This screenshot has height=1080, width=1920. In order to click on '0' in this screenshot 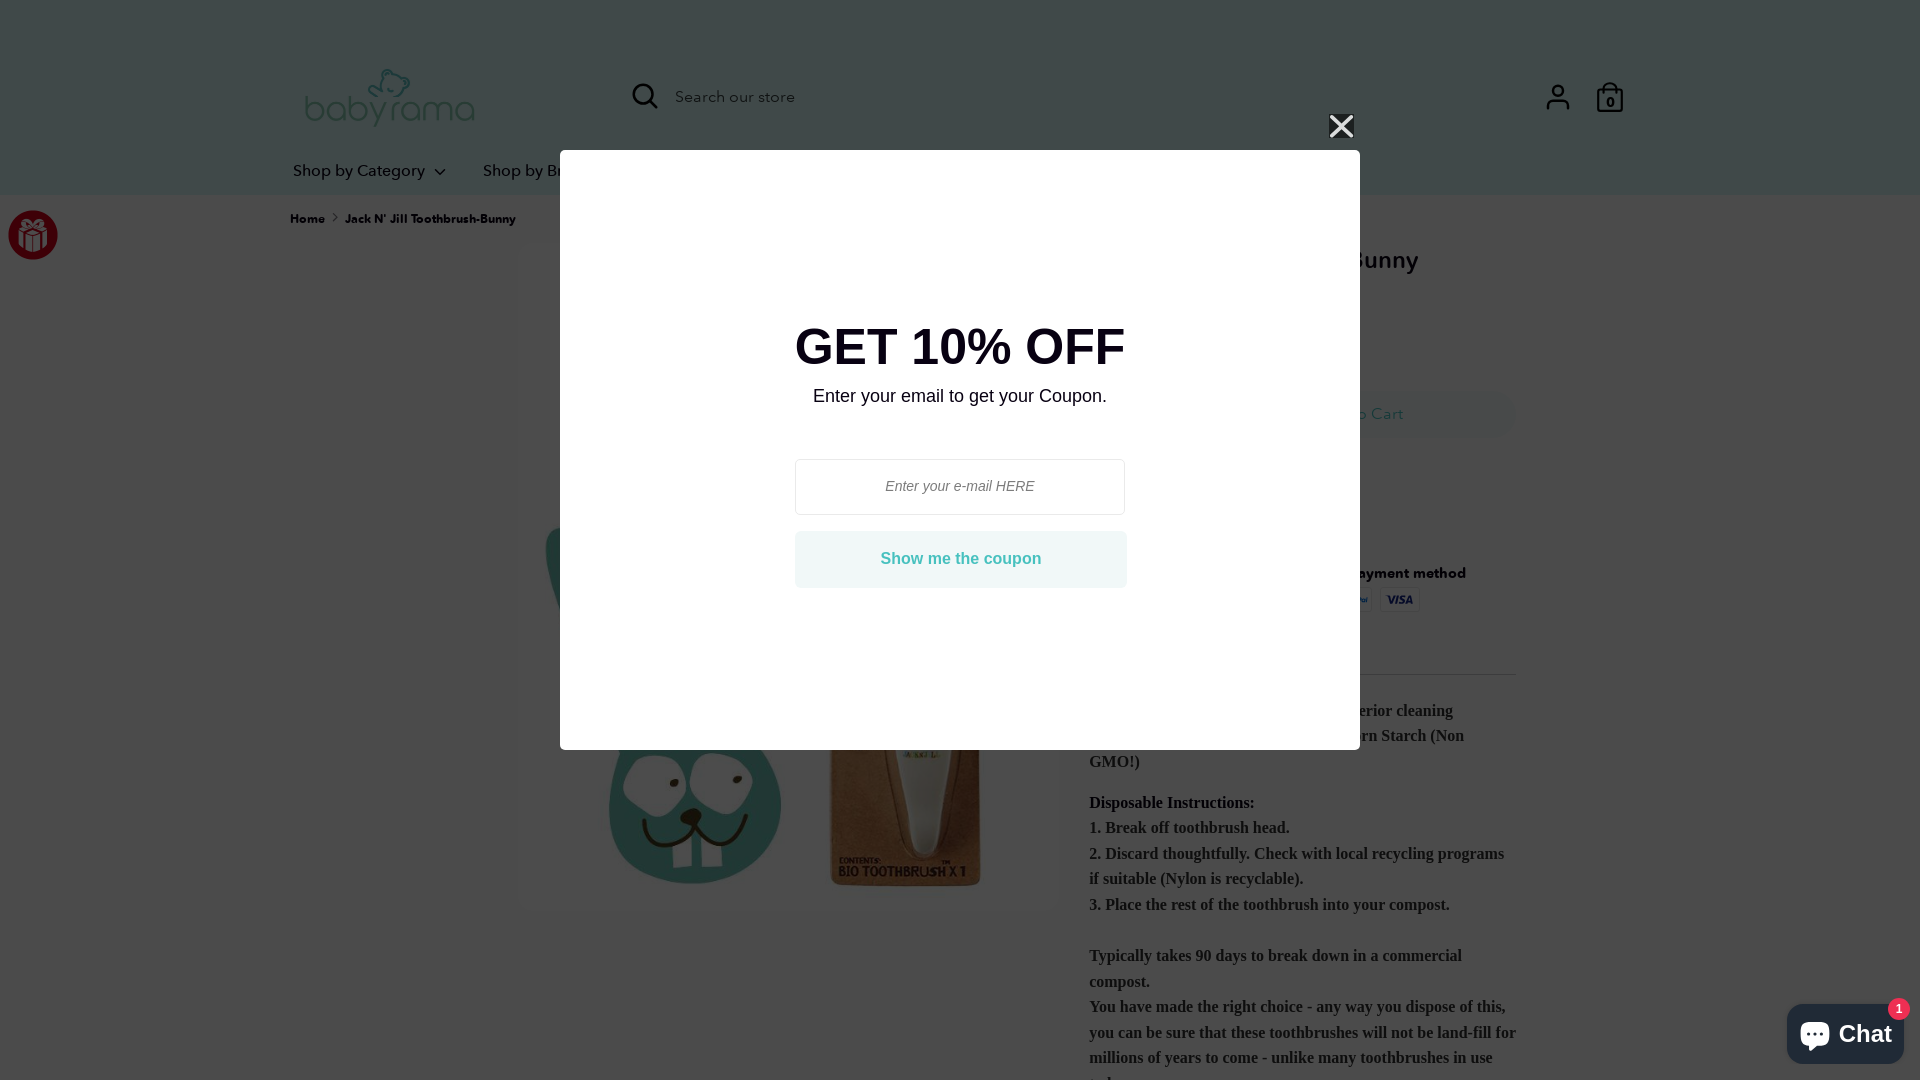, I will do `click(1602, 88)`.